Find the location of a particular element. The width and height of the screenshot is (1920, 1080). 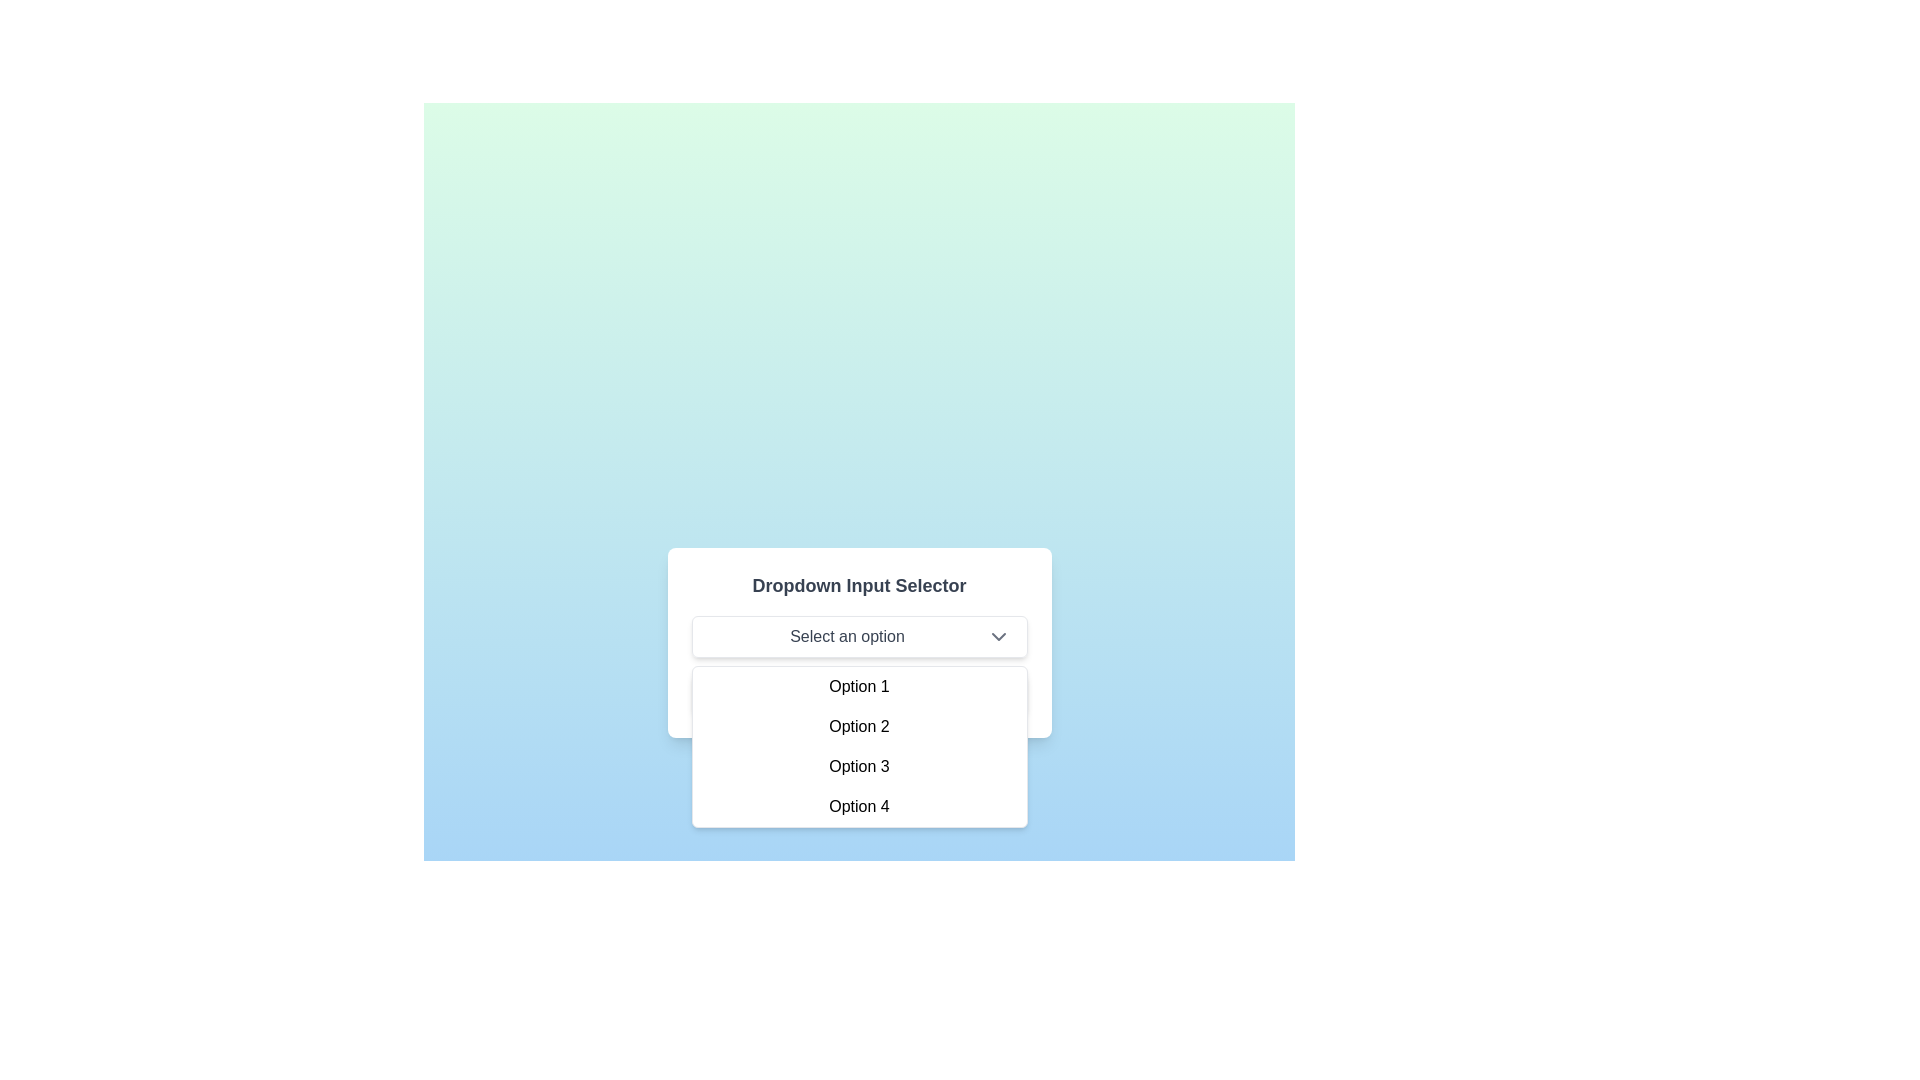

the dropdown button labeled 'Select an option' which contains a downward-pointing chevron icon on the far-right side is located at coordinates (998, 636).